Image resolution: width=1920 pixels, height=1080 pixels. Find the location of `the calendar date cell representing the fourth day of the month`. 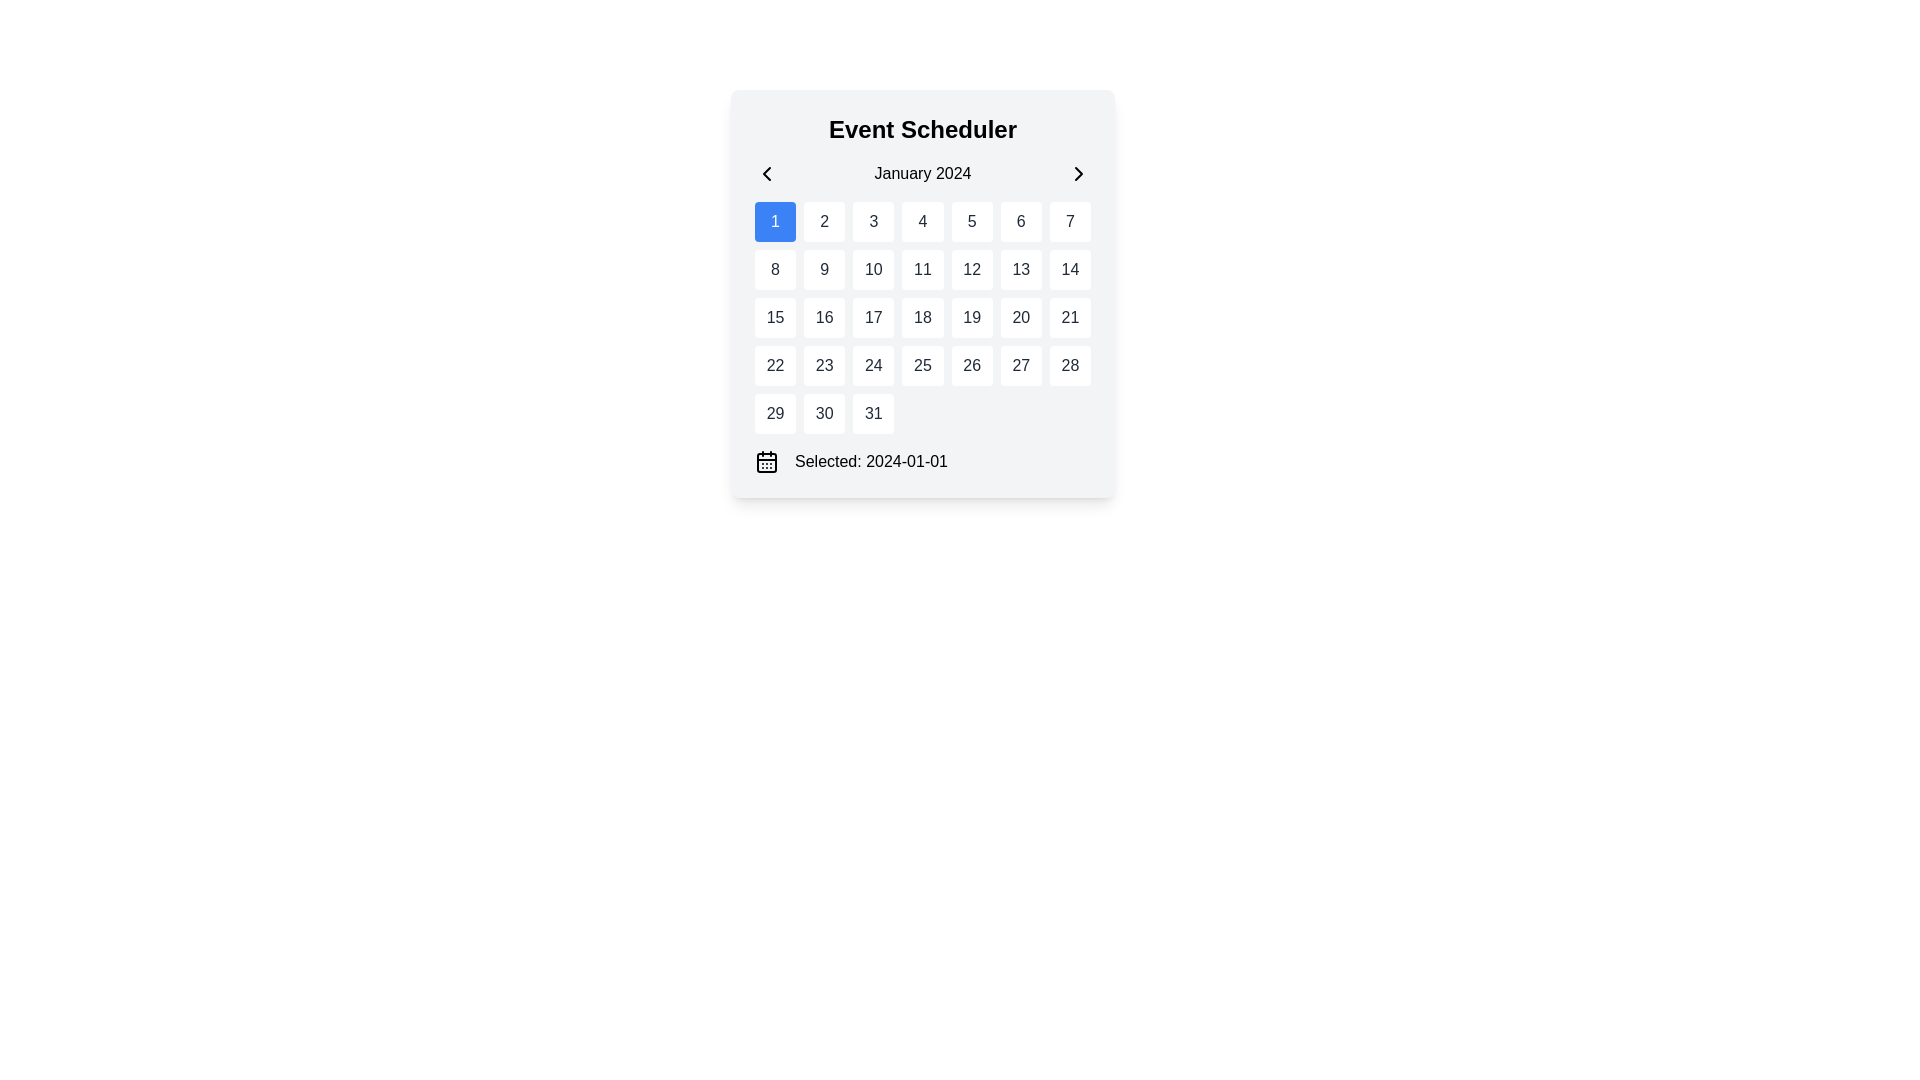

the calendar date cell representing the fourth day of the month is located at coordinates (921, 222).